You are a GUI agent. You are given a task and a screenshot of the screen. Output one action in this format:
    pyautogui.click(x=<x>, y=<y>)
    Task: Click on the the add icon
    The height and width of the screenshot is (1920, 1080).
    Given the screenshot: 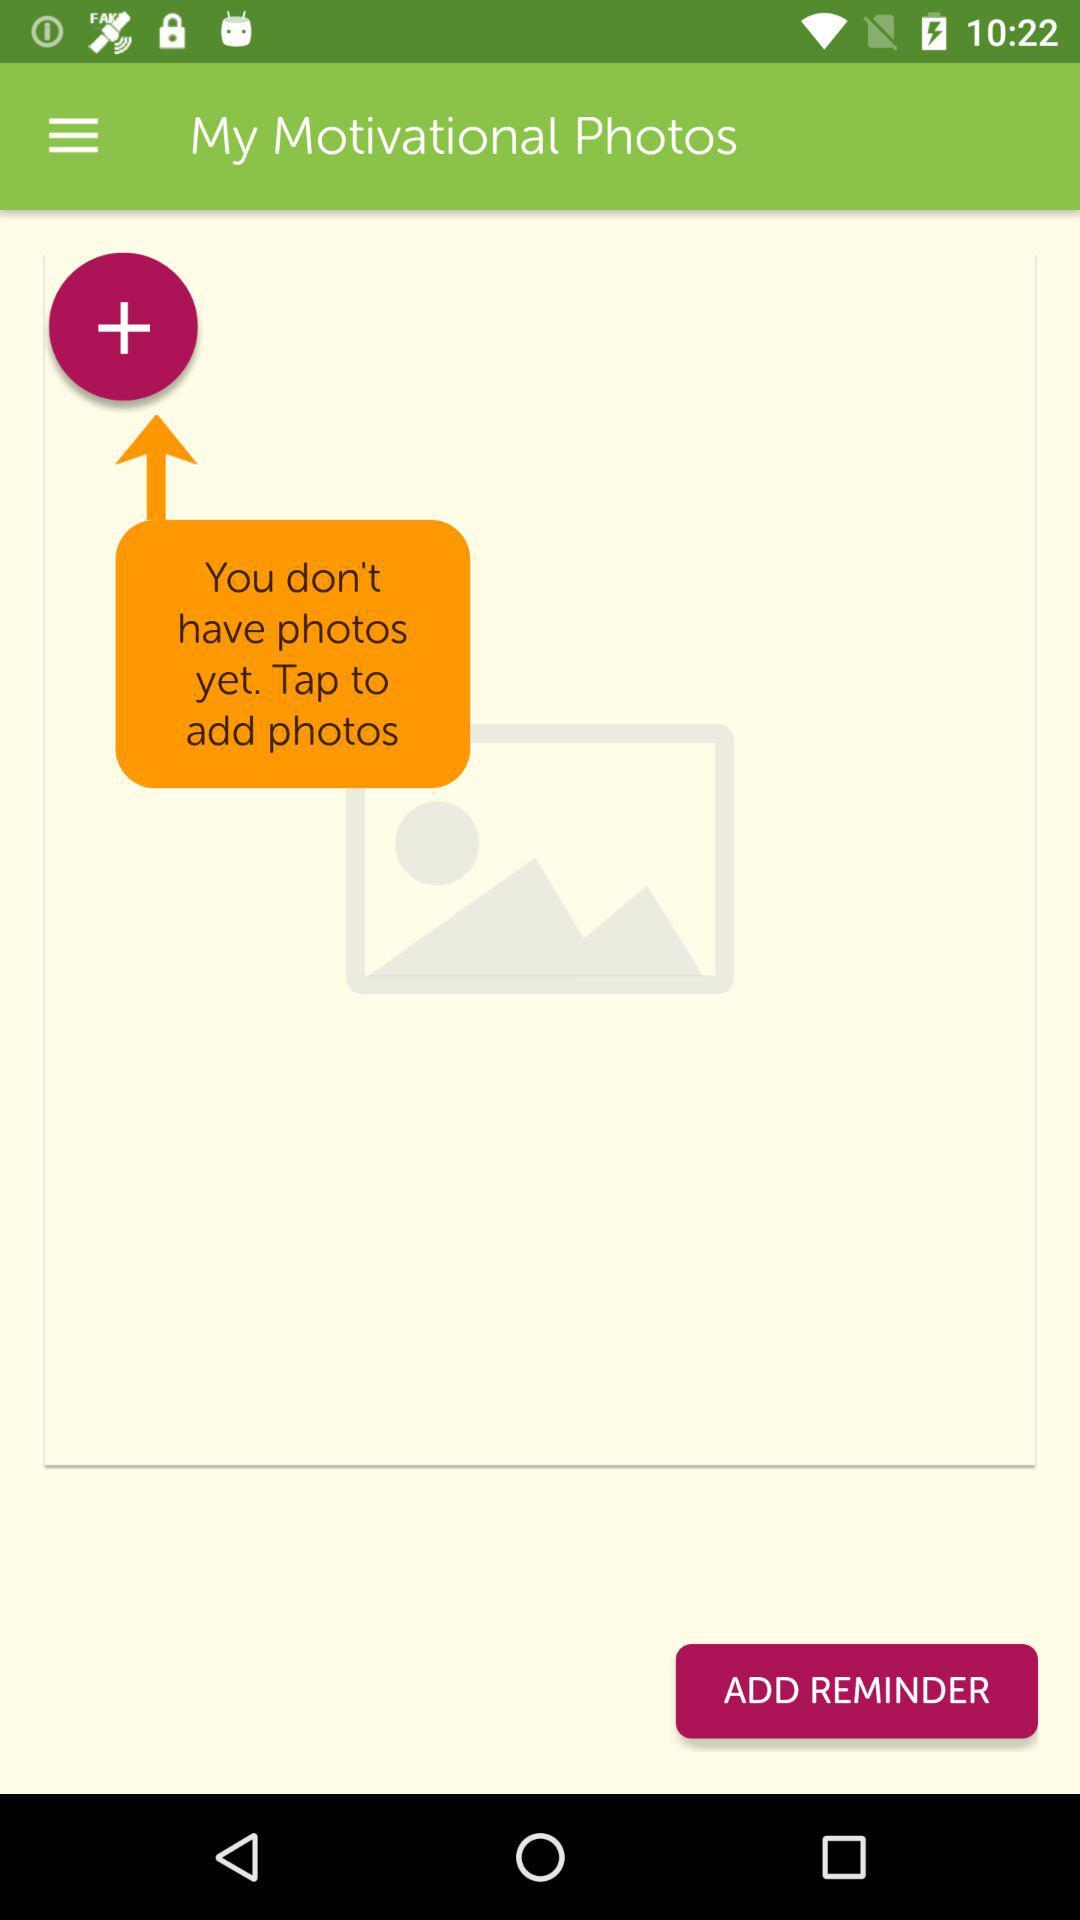 What is the action you would take?
    pyautogui.click(x=123, y=333)
    